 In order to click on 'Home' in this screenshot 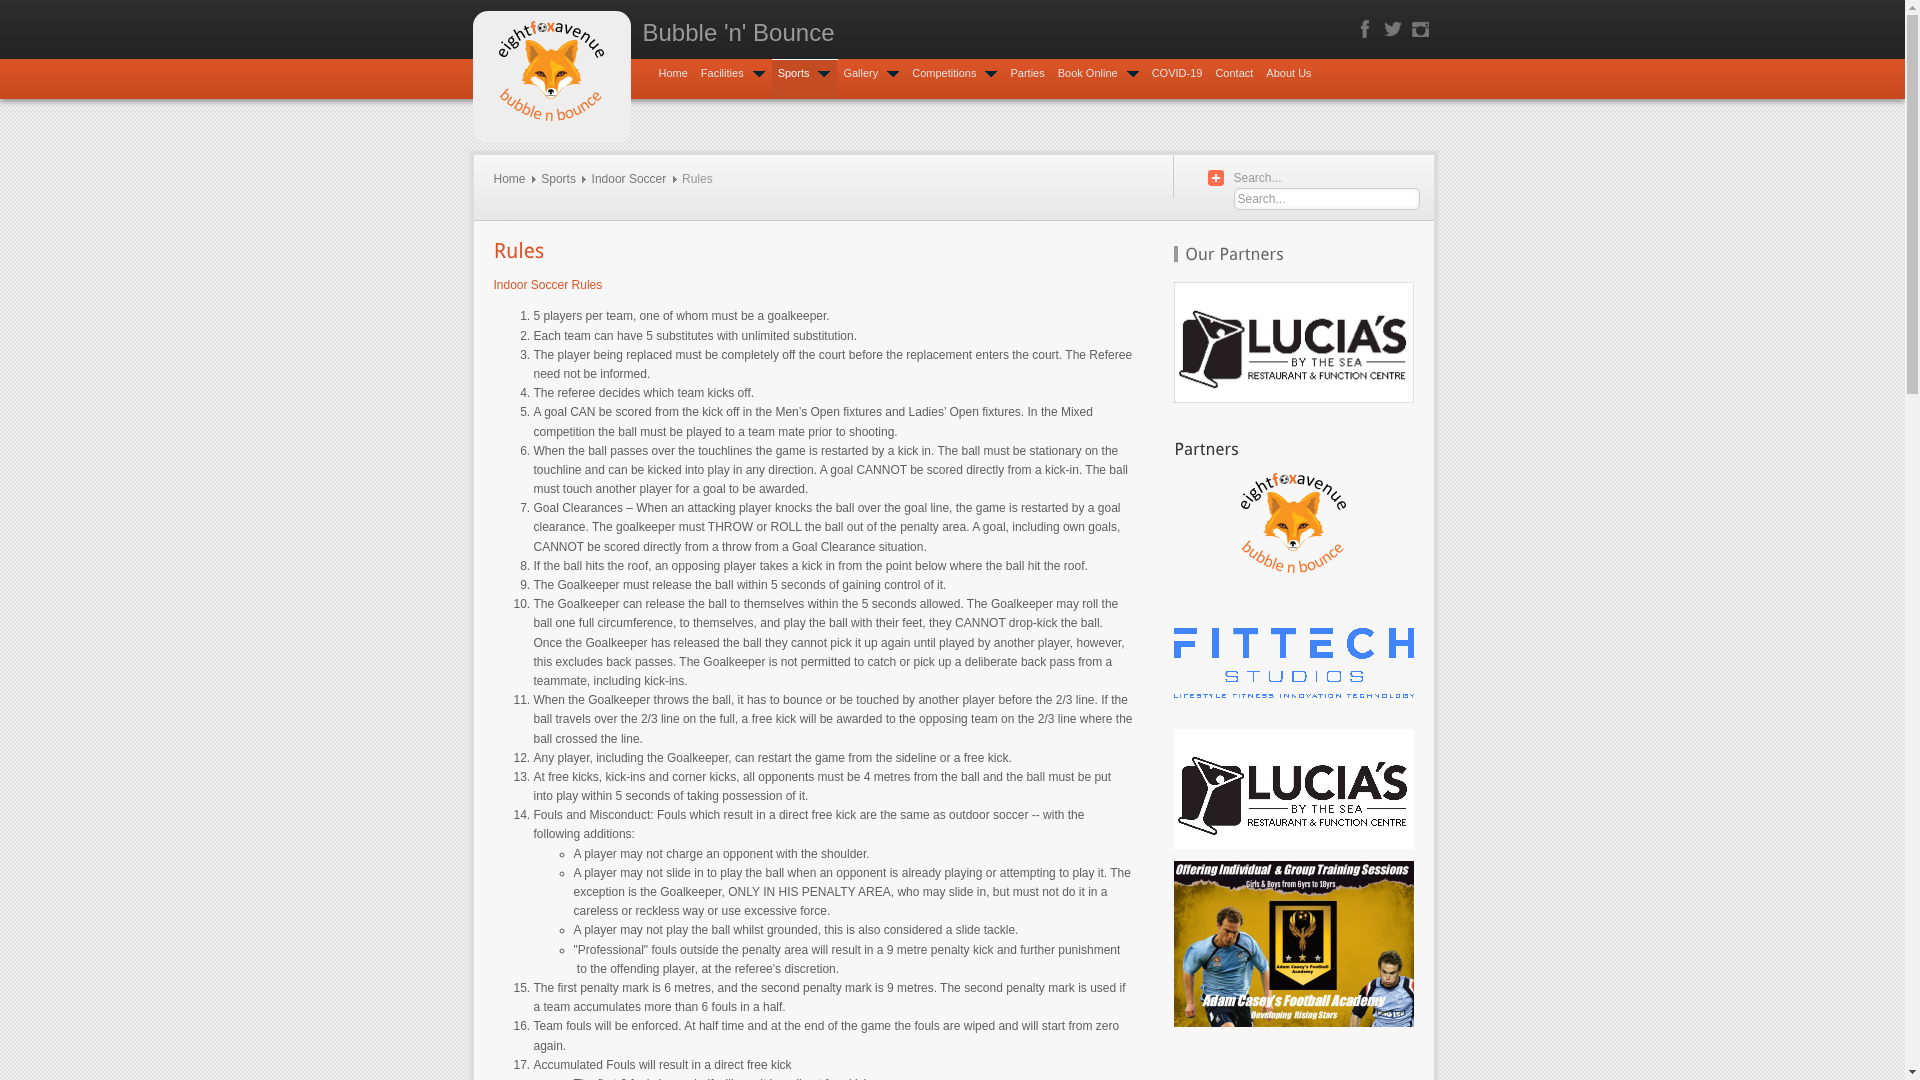, I will do `click(672, 79)`.